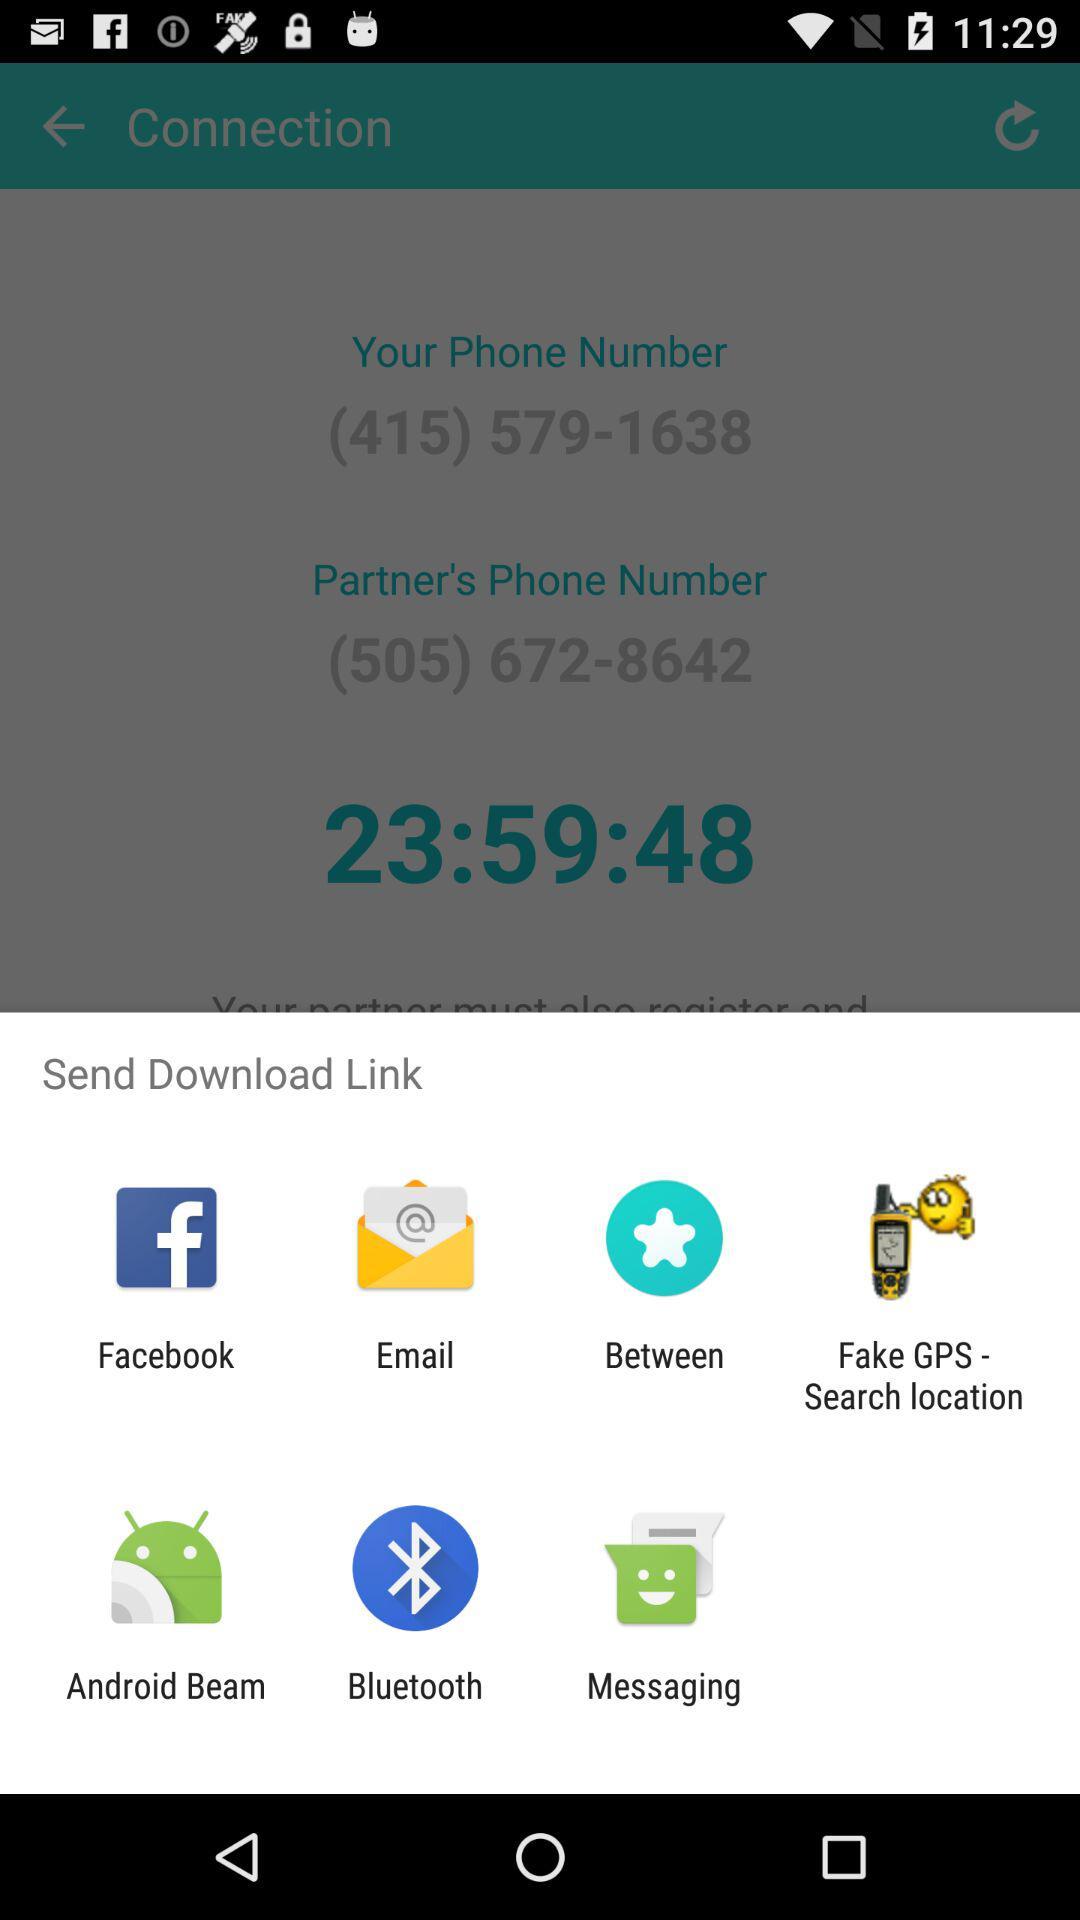 The height and width of the screenshot is (1920, 1080). What do you see at coordinates (165, 1705) in the screenshot?
I see `item to the left of bluetooth app` at bounding box center [165, 1705].